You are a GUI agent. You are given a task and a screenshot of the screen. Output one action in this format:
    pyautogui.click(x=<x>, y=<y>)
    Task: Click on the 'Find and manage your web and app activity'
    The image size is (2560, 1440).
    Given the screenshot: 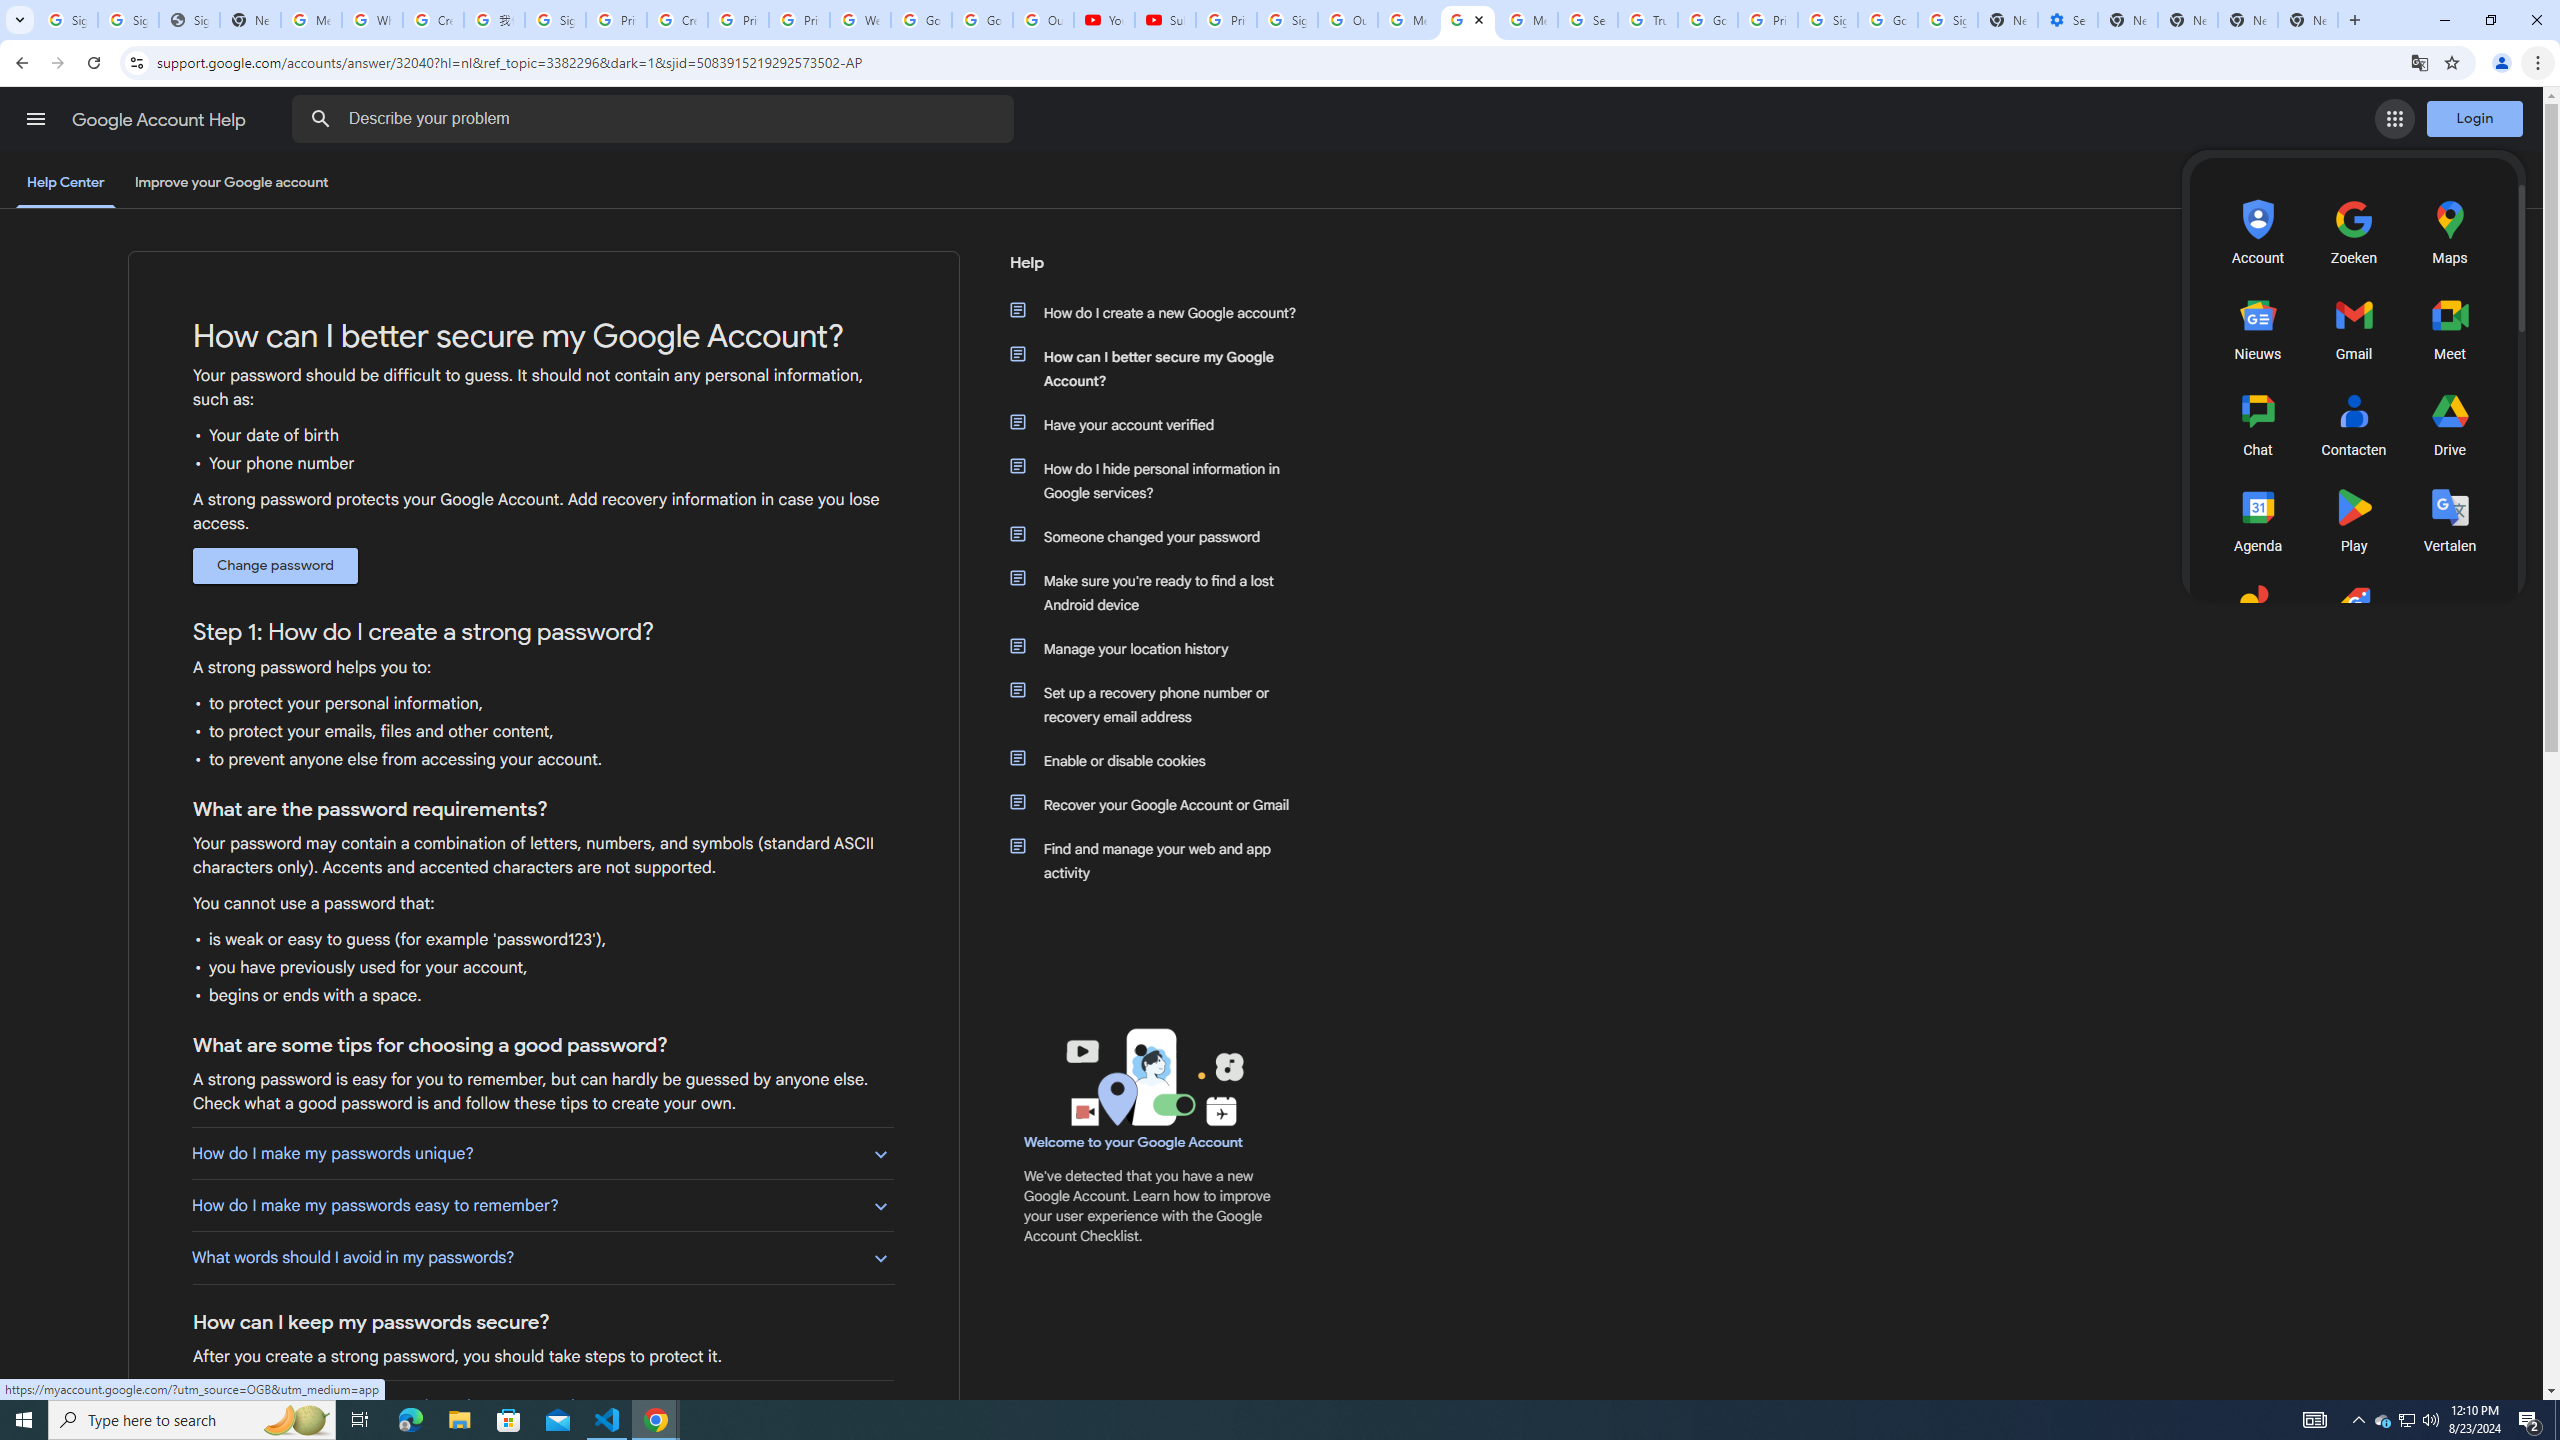 What is the action you would take?
    pyautogui.click(x=1162, y=861)
    